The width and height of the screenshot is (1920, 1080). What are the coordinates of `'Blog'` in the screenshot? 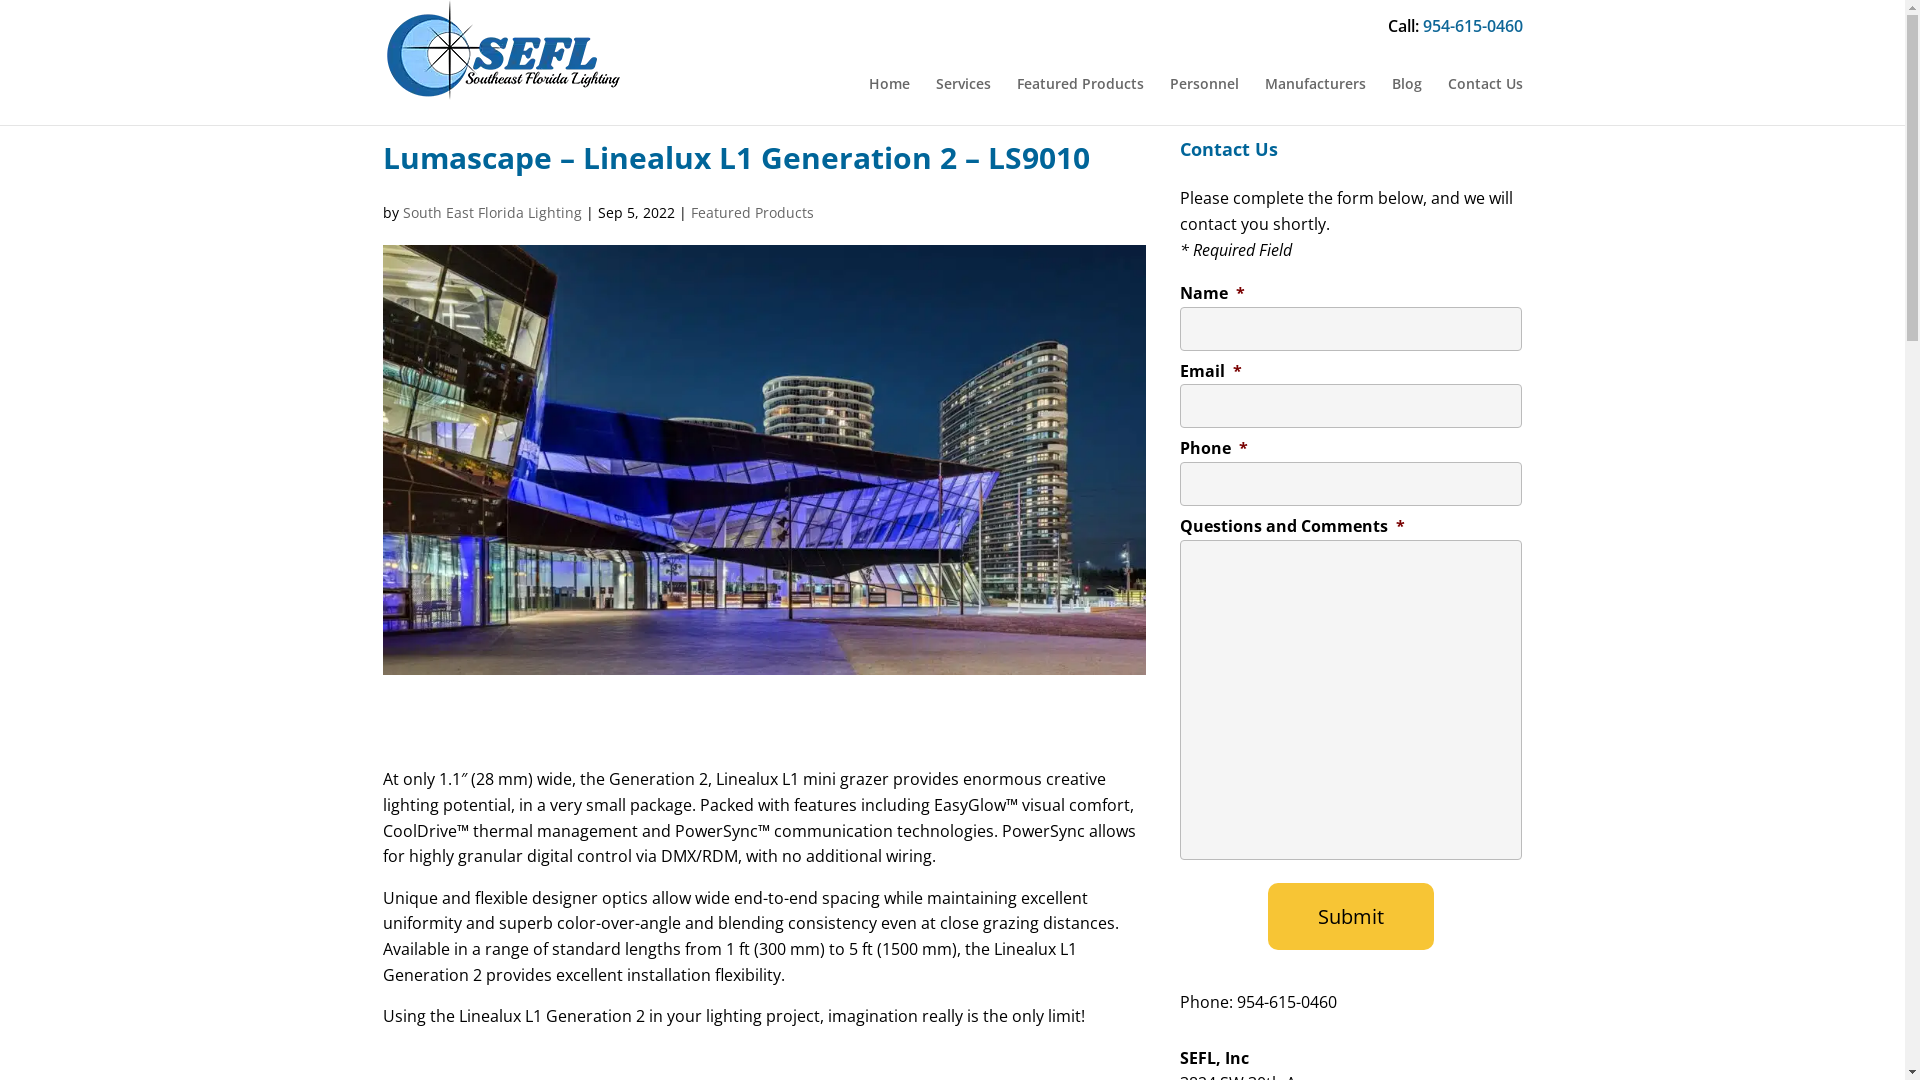 It's located at (1405, 83).